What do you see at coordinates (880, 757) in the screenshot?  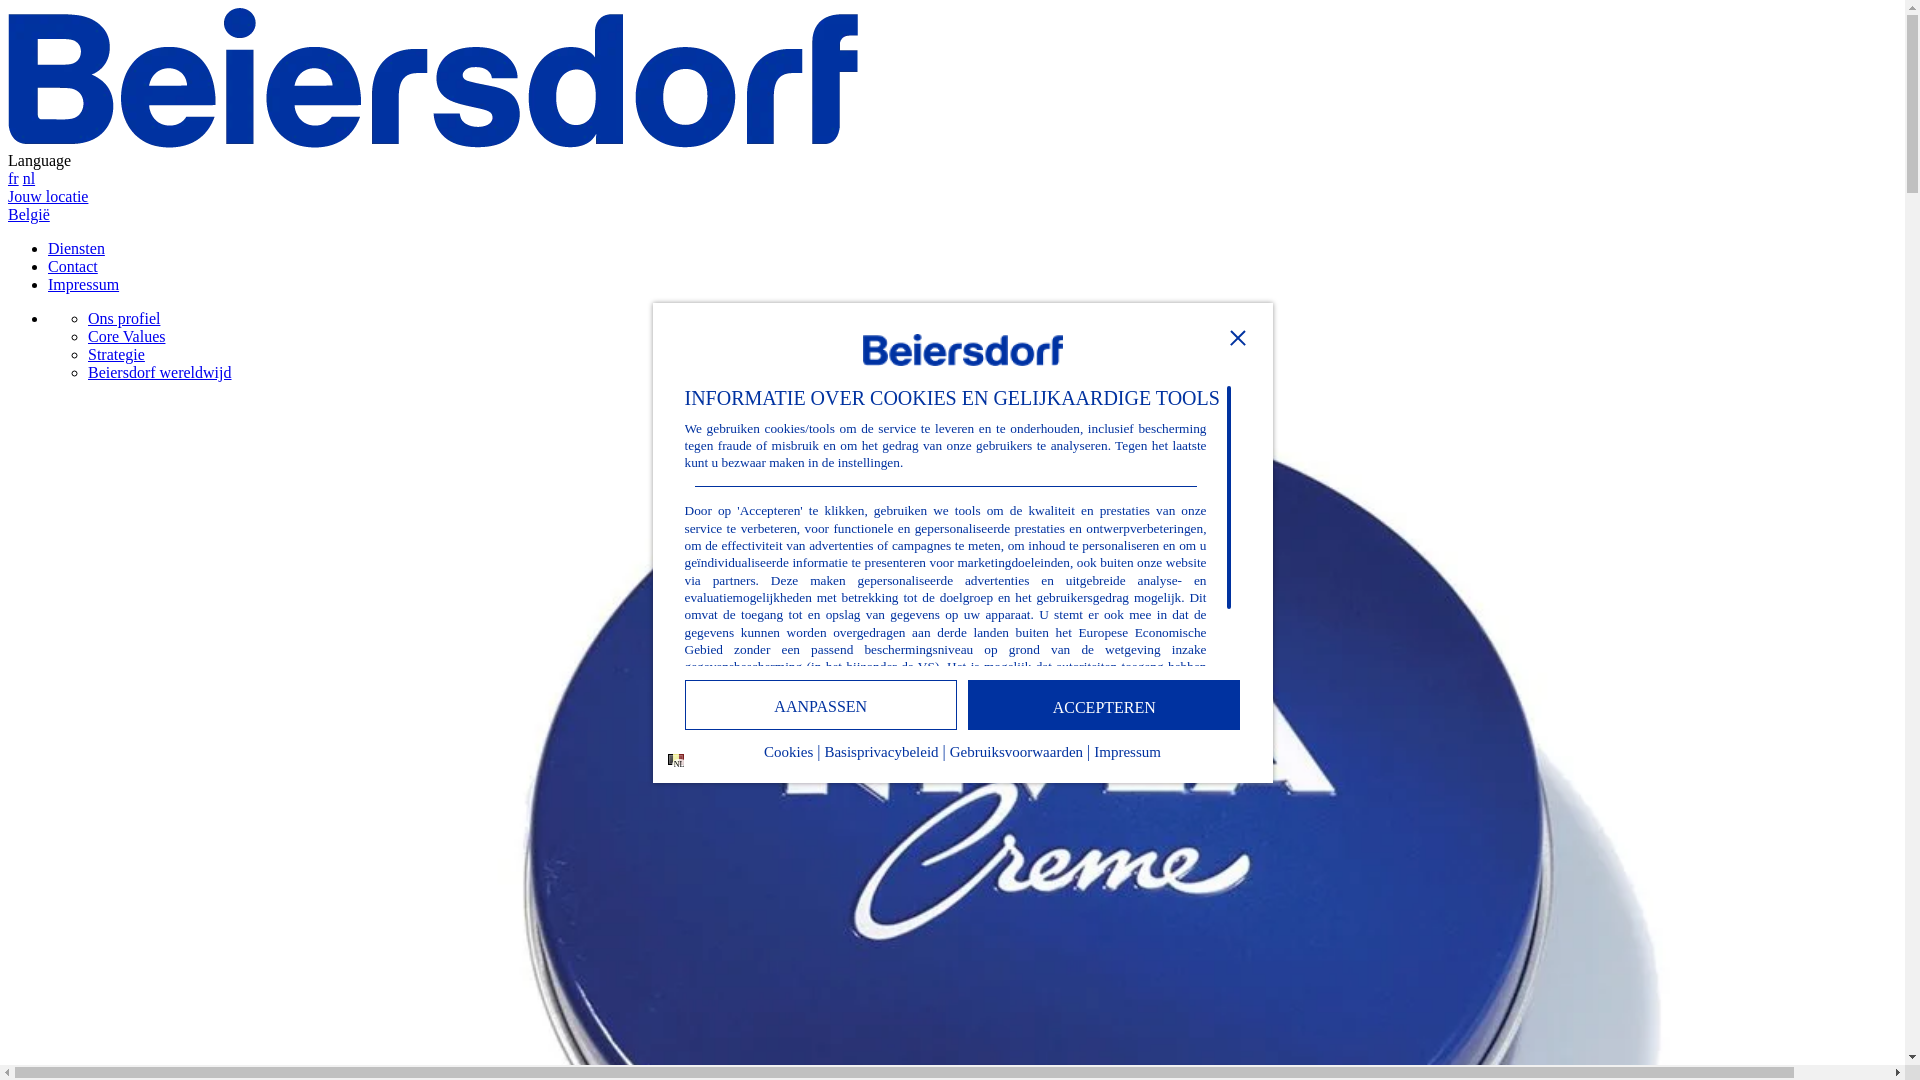 I see `'Basisprivacybeleid'` at bounding box center [880, 757].